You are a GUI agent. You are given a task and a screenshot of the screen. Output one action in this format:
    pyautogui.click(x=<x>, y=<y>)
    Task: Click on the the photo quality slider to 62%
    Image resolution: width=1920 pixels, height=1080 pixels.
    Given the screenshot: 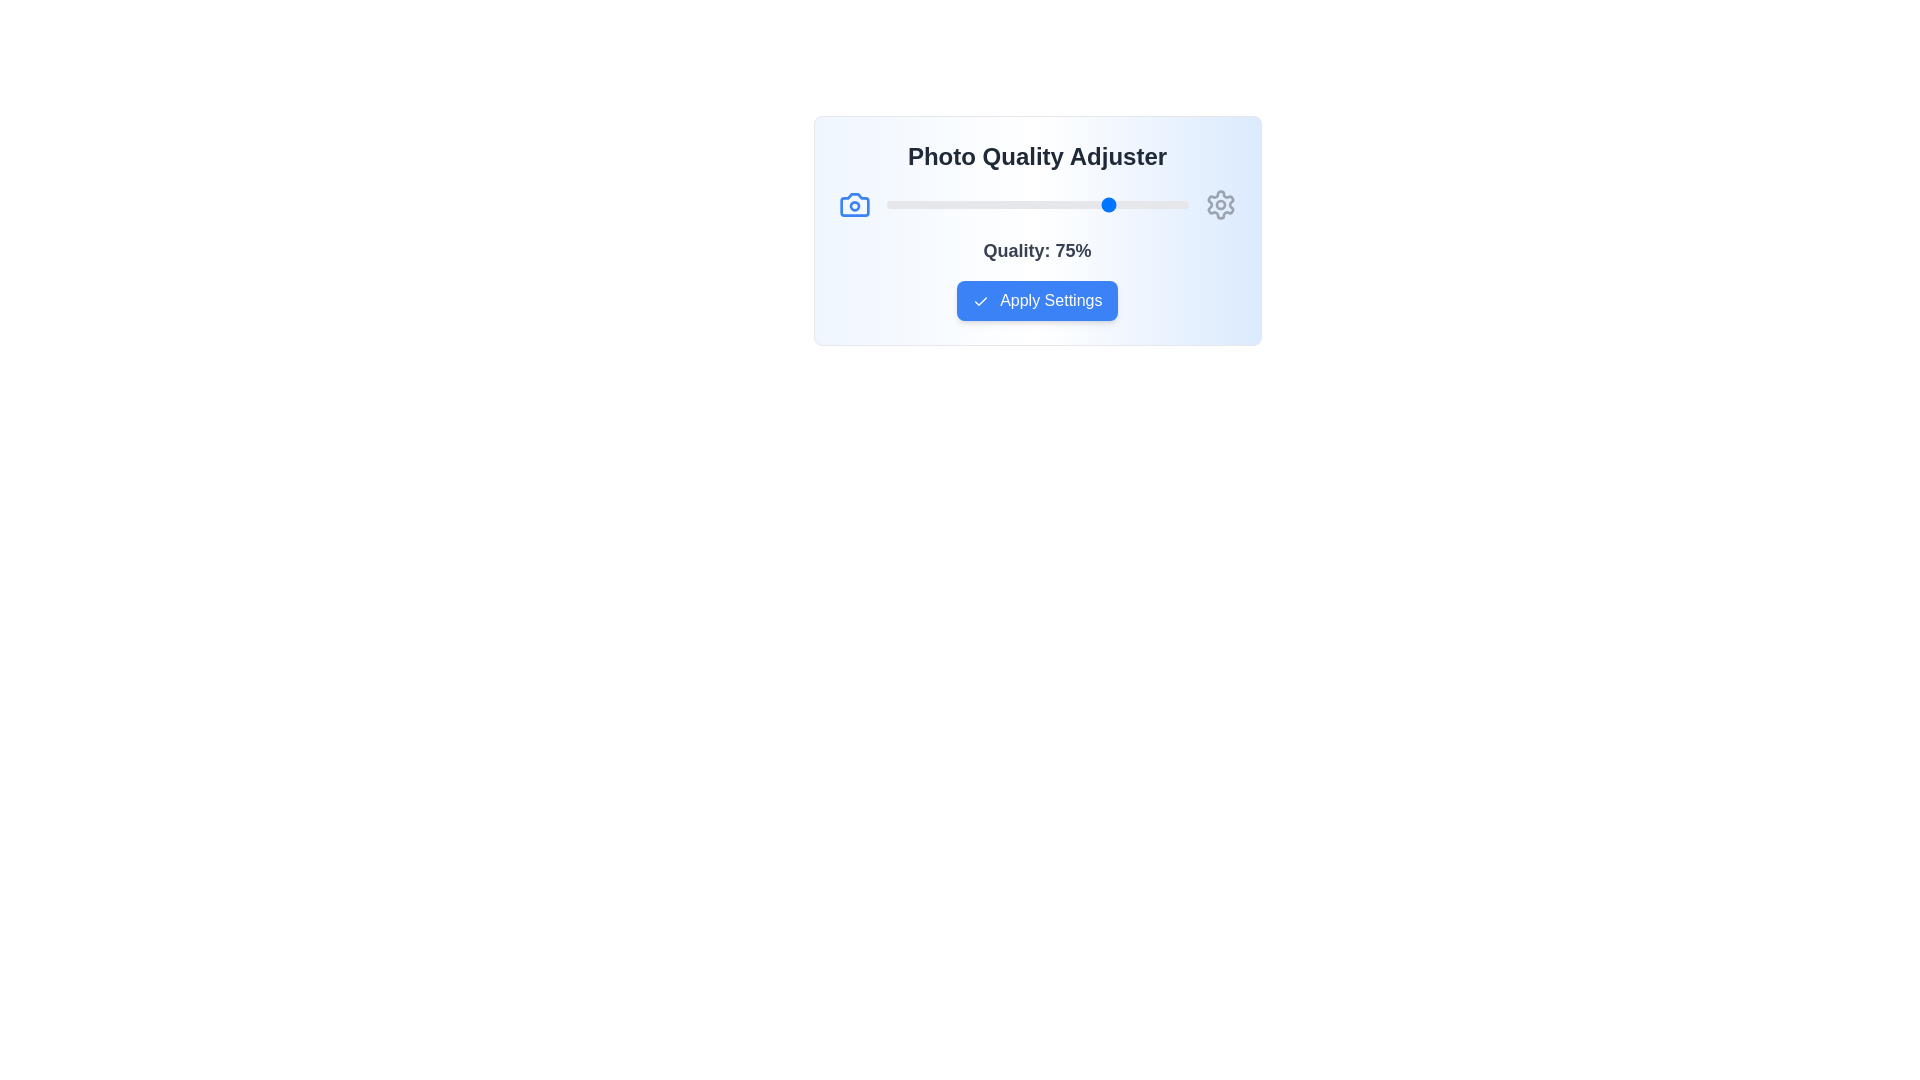 What is the action you would take?
    pyautogui.click(x=1072, y=204)
    